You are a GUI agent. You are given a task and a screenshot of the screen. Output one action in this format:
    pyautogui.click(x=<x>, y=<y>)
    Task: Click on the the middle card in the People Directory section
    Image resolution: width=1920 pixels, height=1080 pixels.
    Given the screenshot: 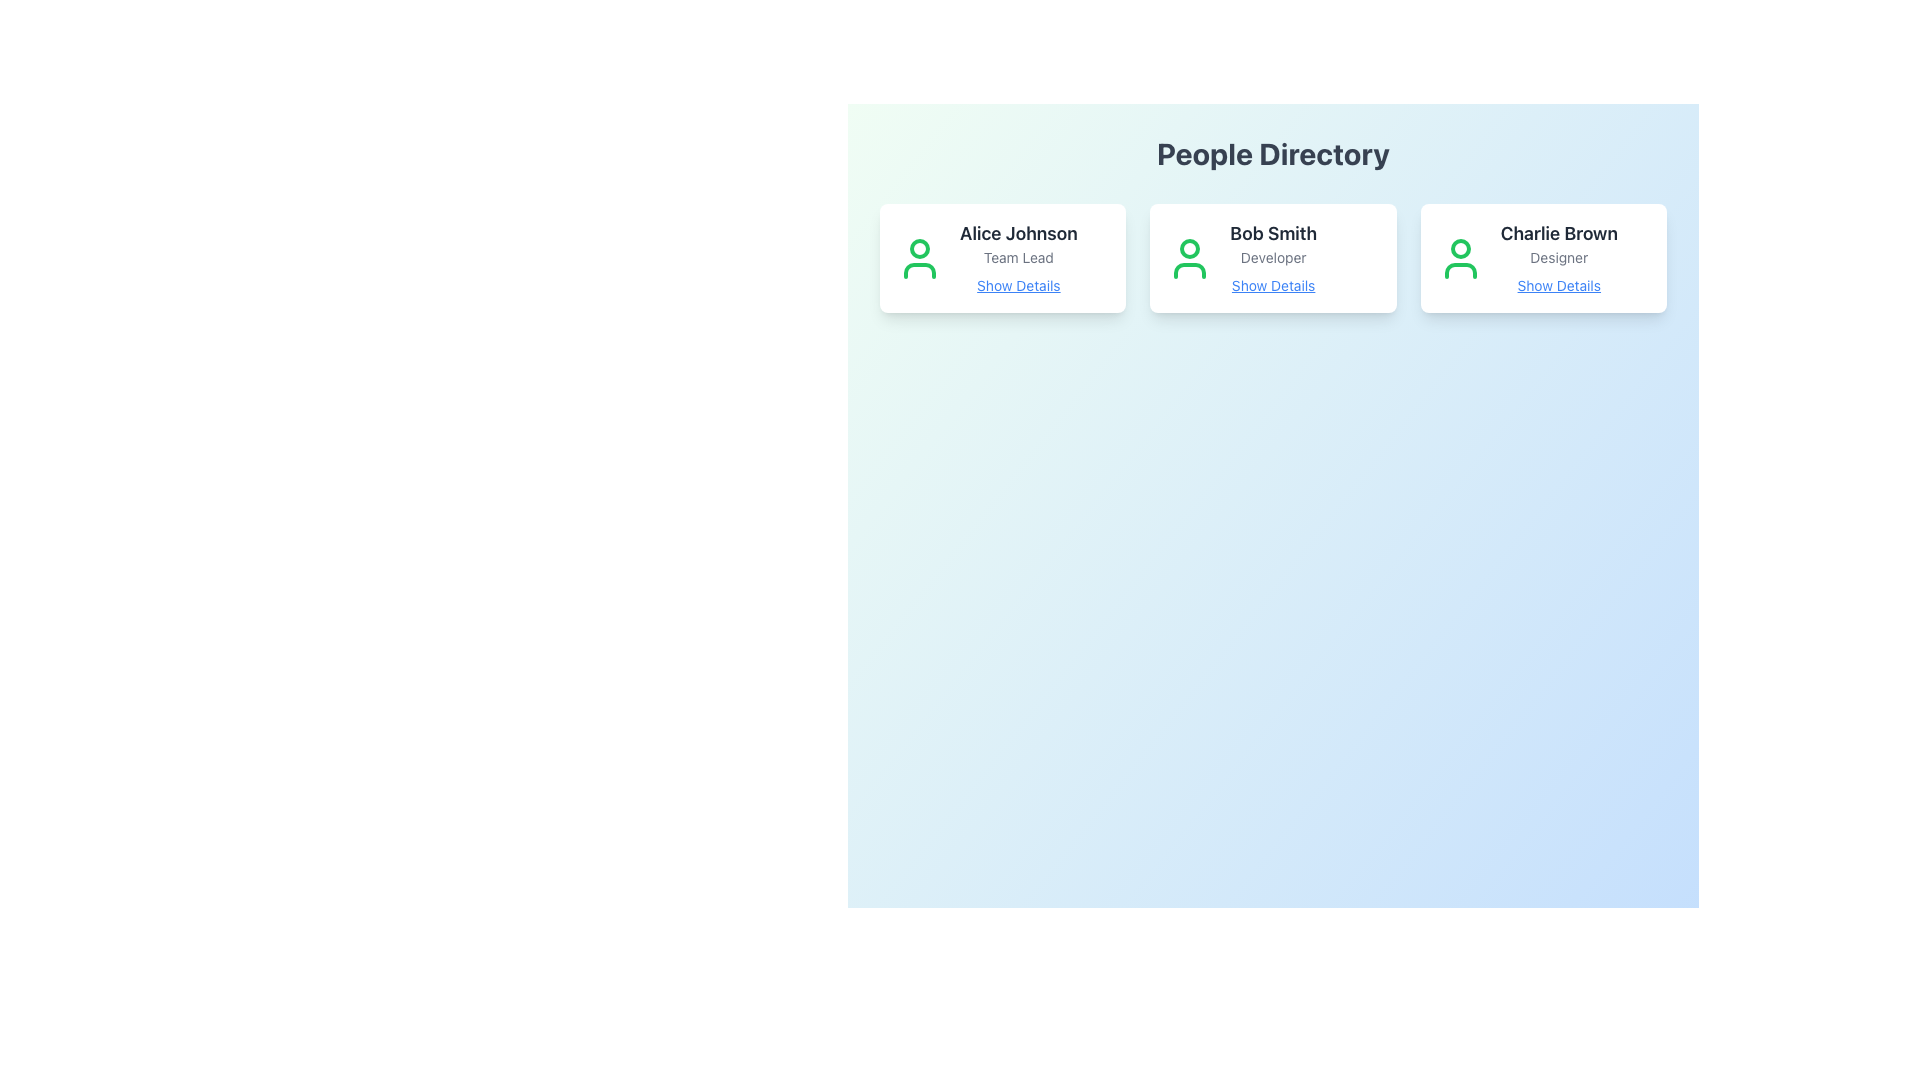 What is the action you would take?
    pyautogui.click(x=1272, y=257)
    